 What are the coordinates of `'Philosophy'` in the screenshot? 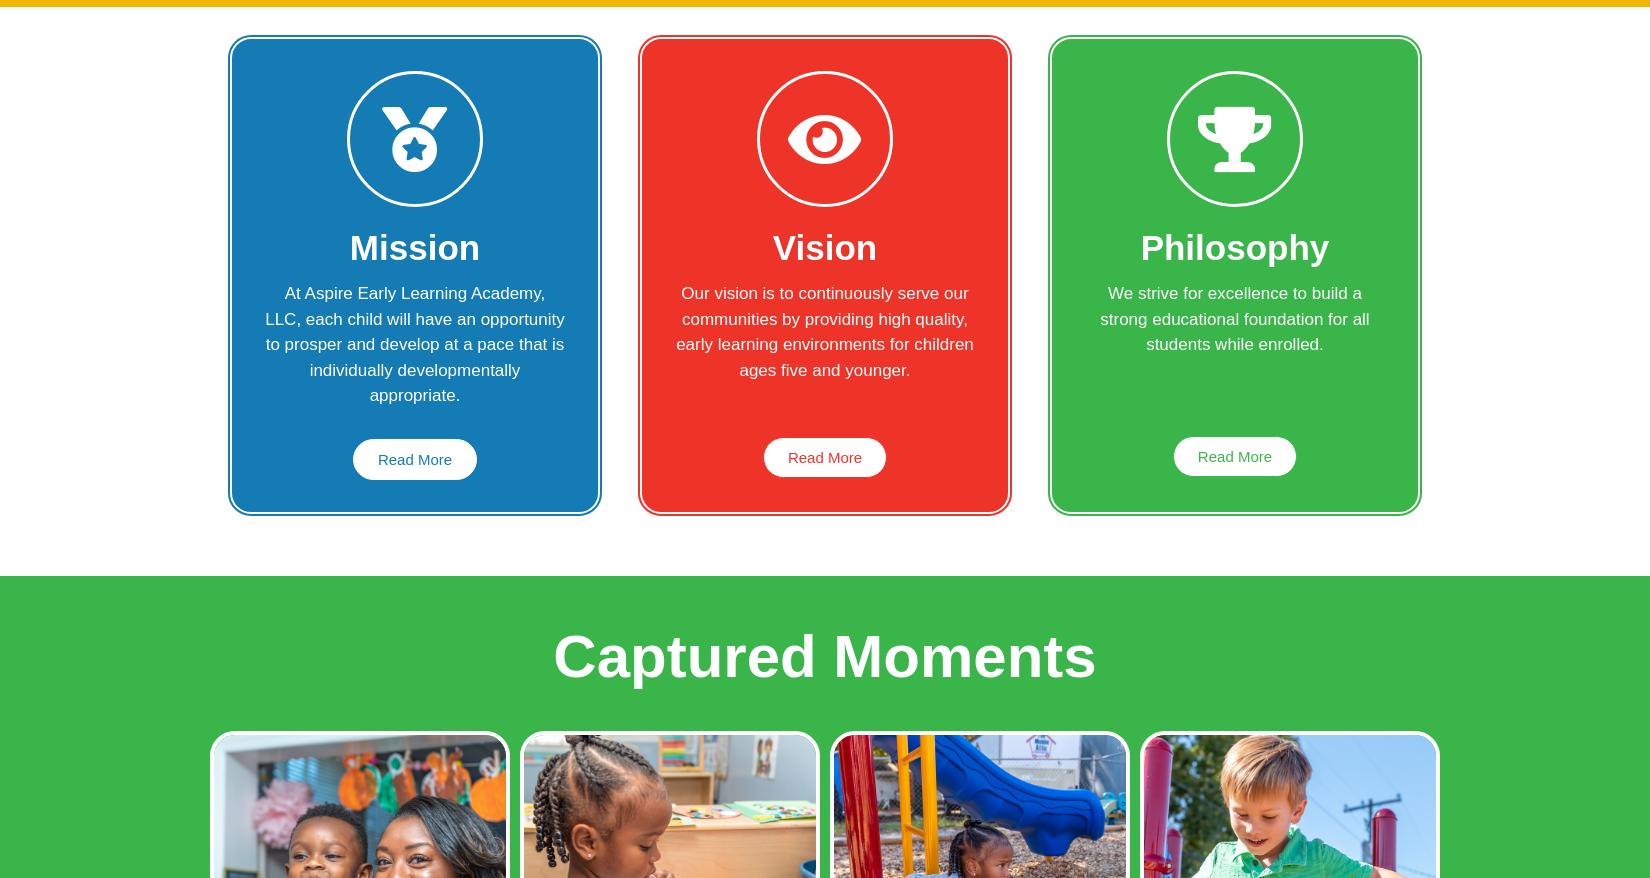 It's located at (1234, 247).